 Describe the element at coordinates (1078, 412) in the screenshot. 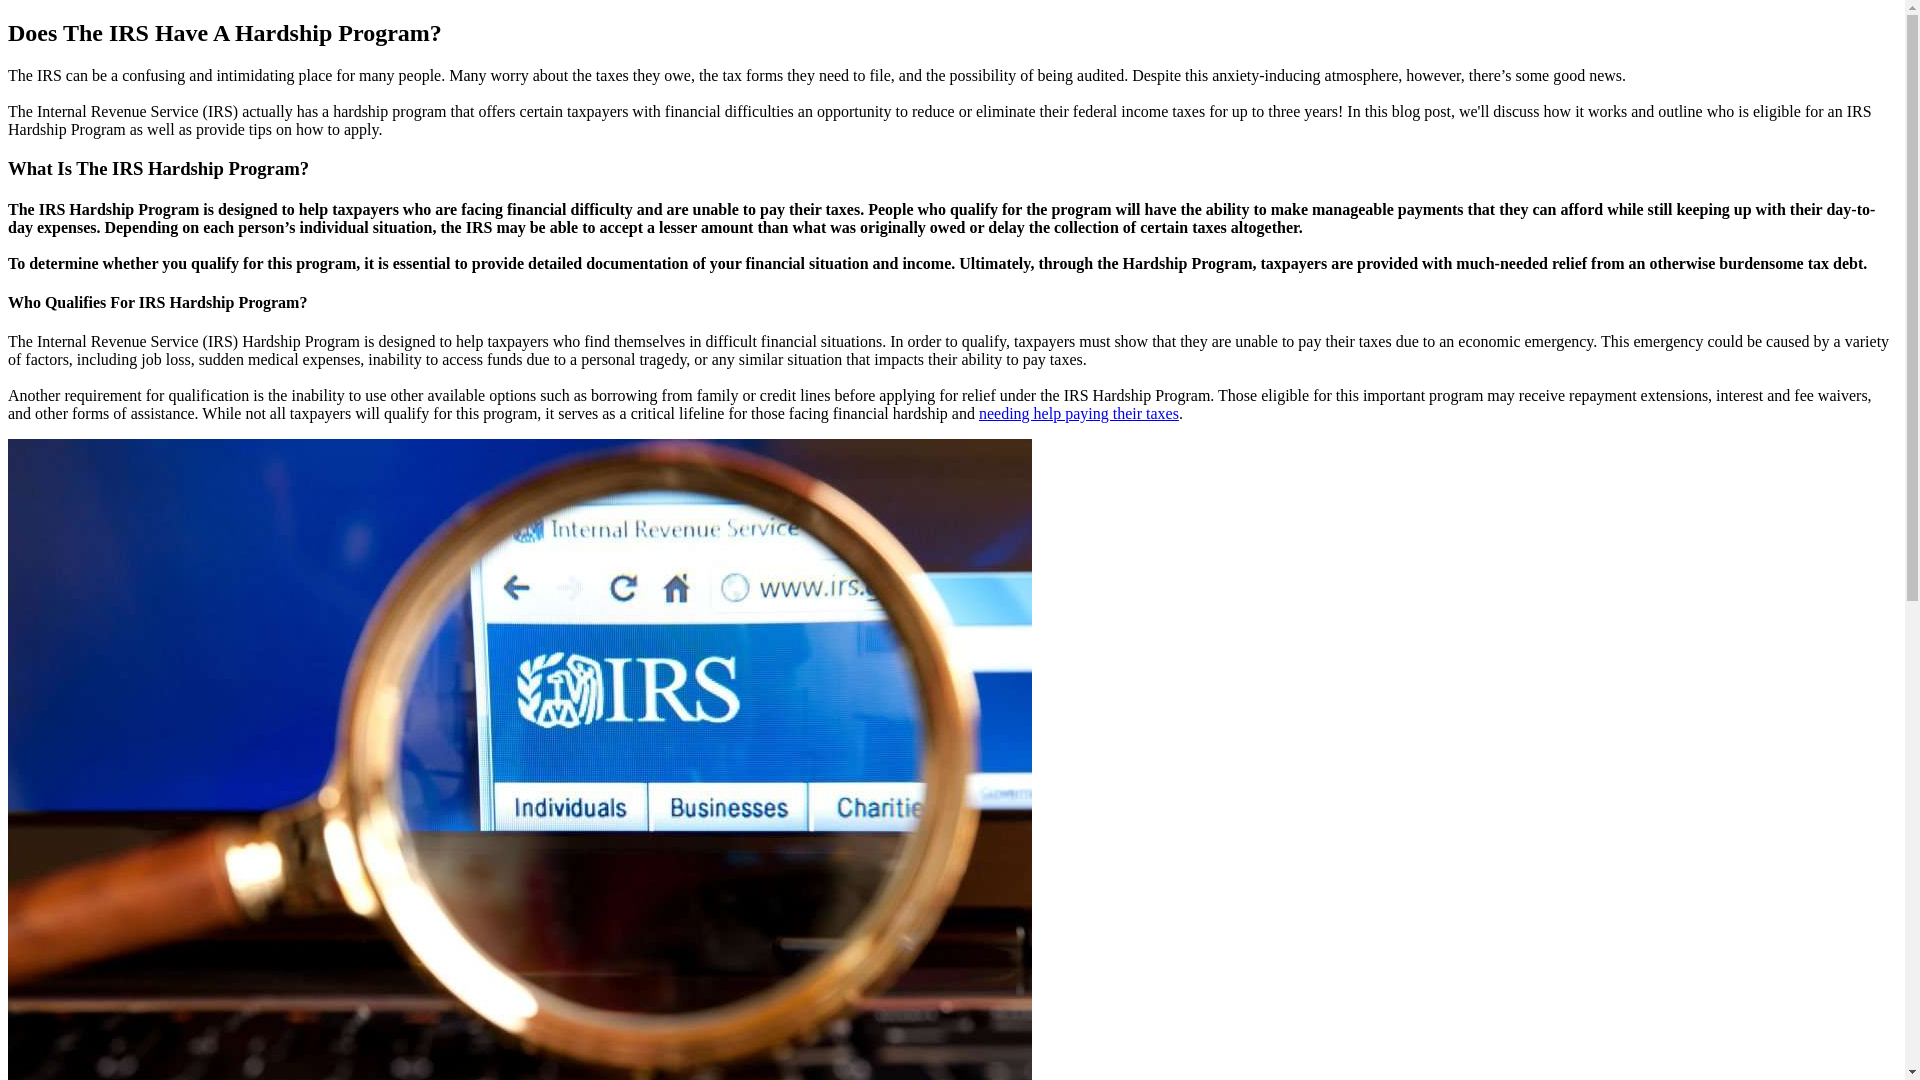

I see `'needing help paying their taxes'` at that location.